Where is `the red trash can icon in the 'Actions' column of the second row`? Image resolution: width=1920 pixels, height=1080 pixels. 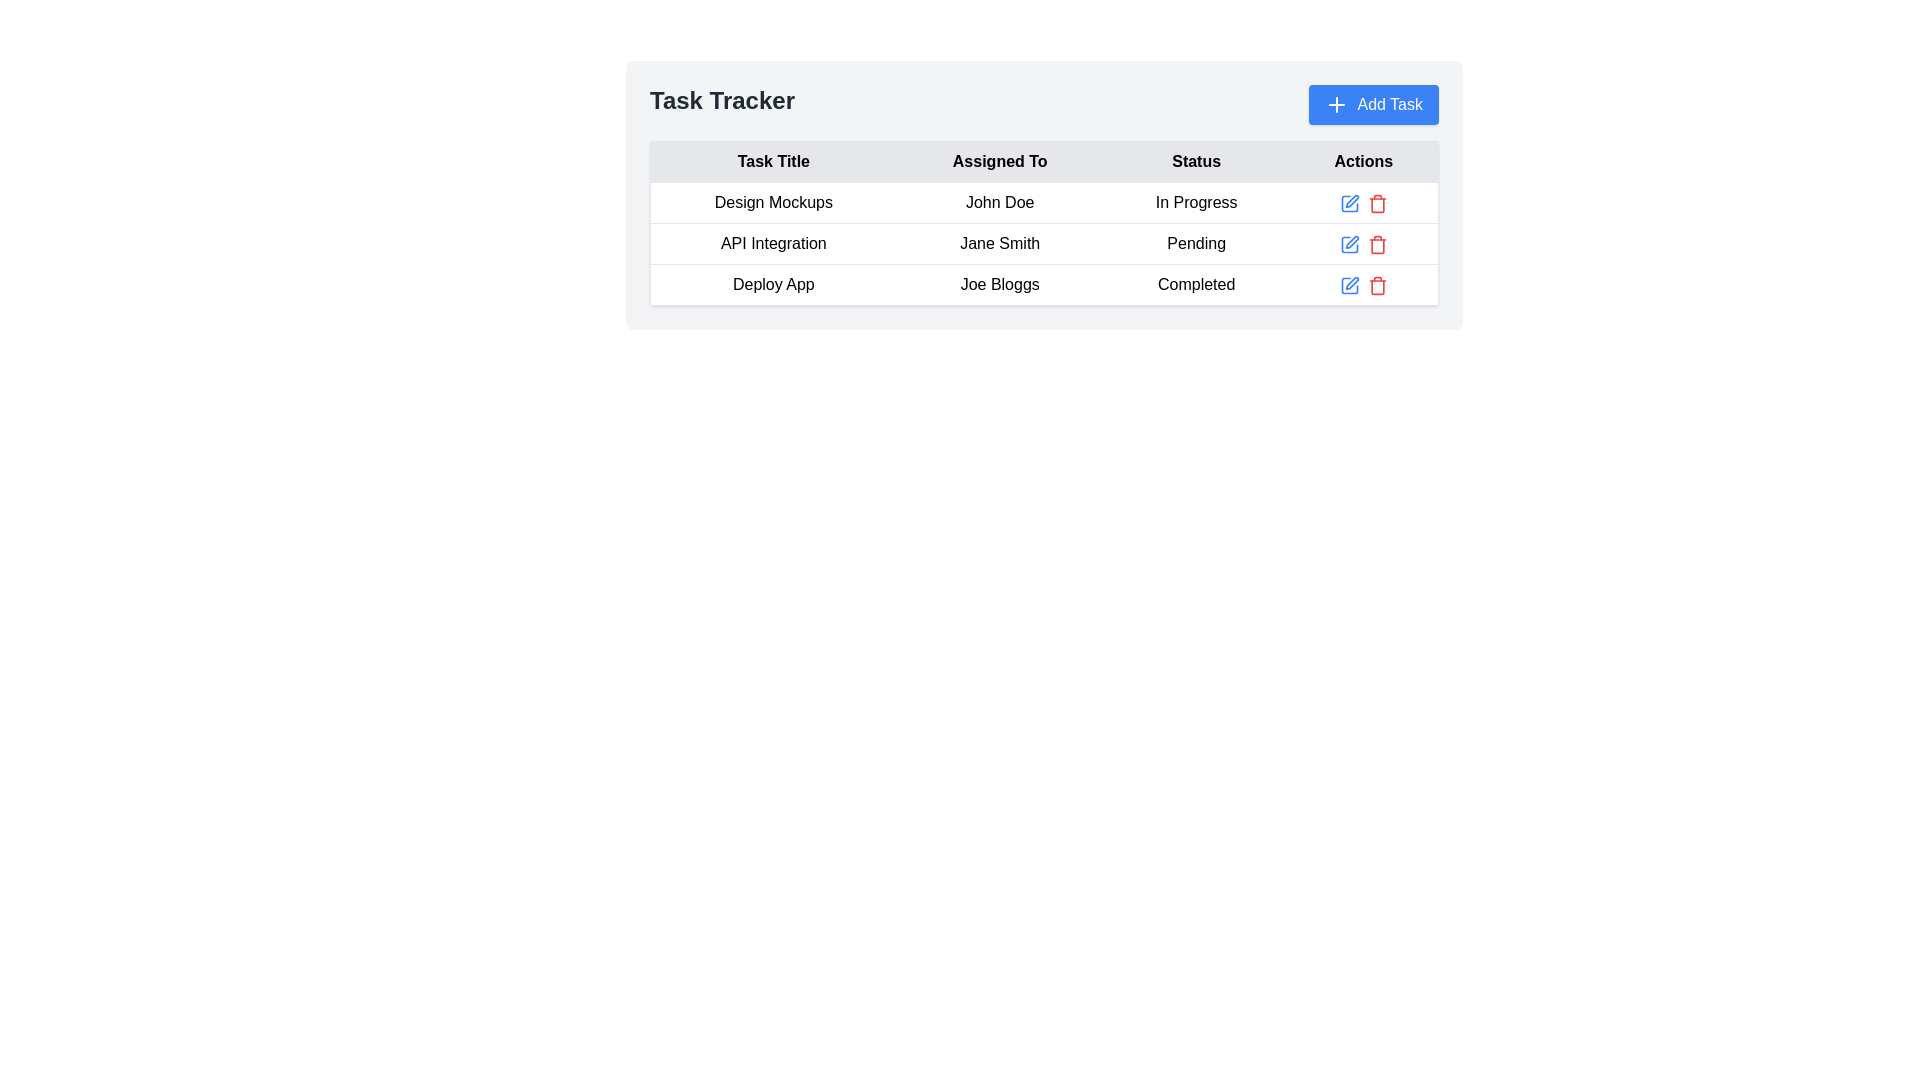 the red trash can icon in the 'Actions' column of the second row is located at coordinates (1376, 242).